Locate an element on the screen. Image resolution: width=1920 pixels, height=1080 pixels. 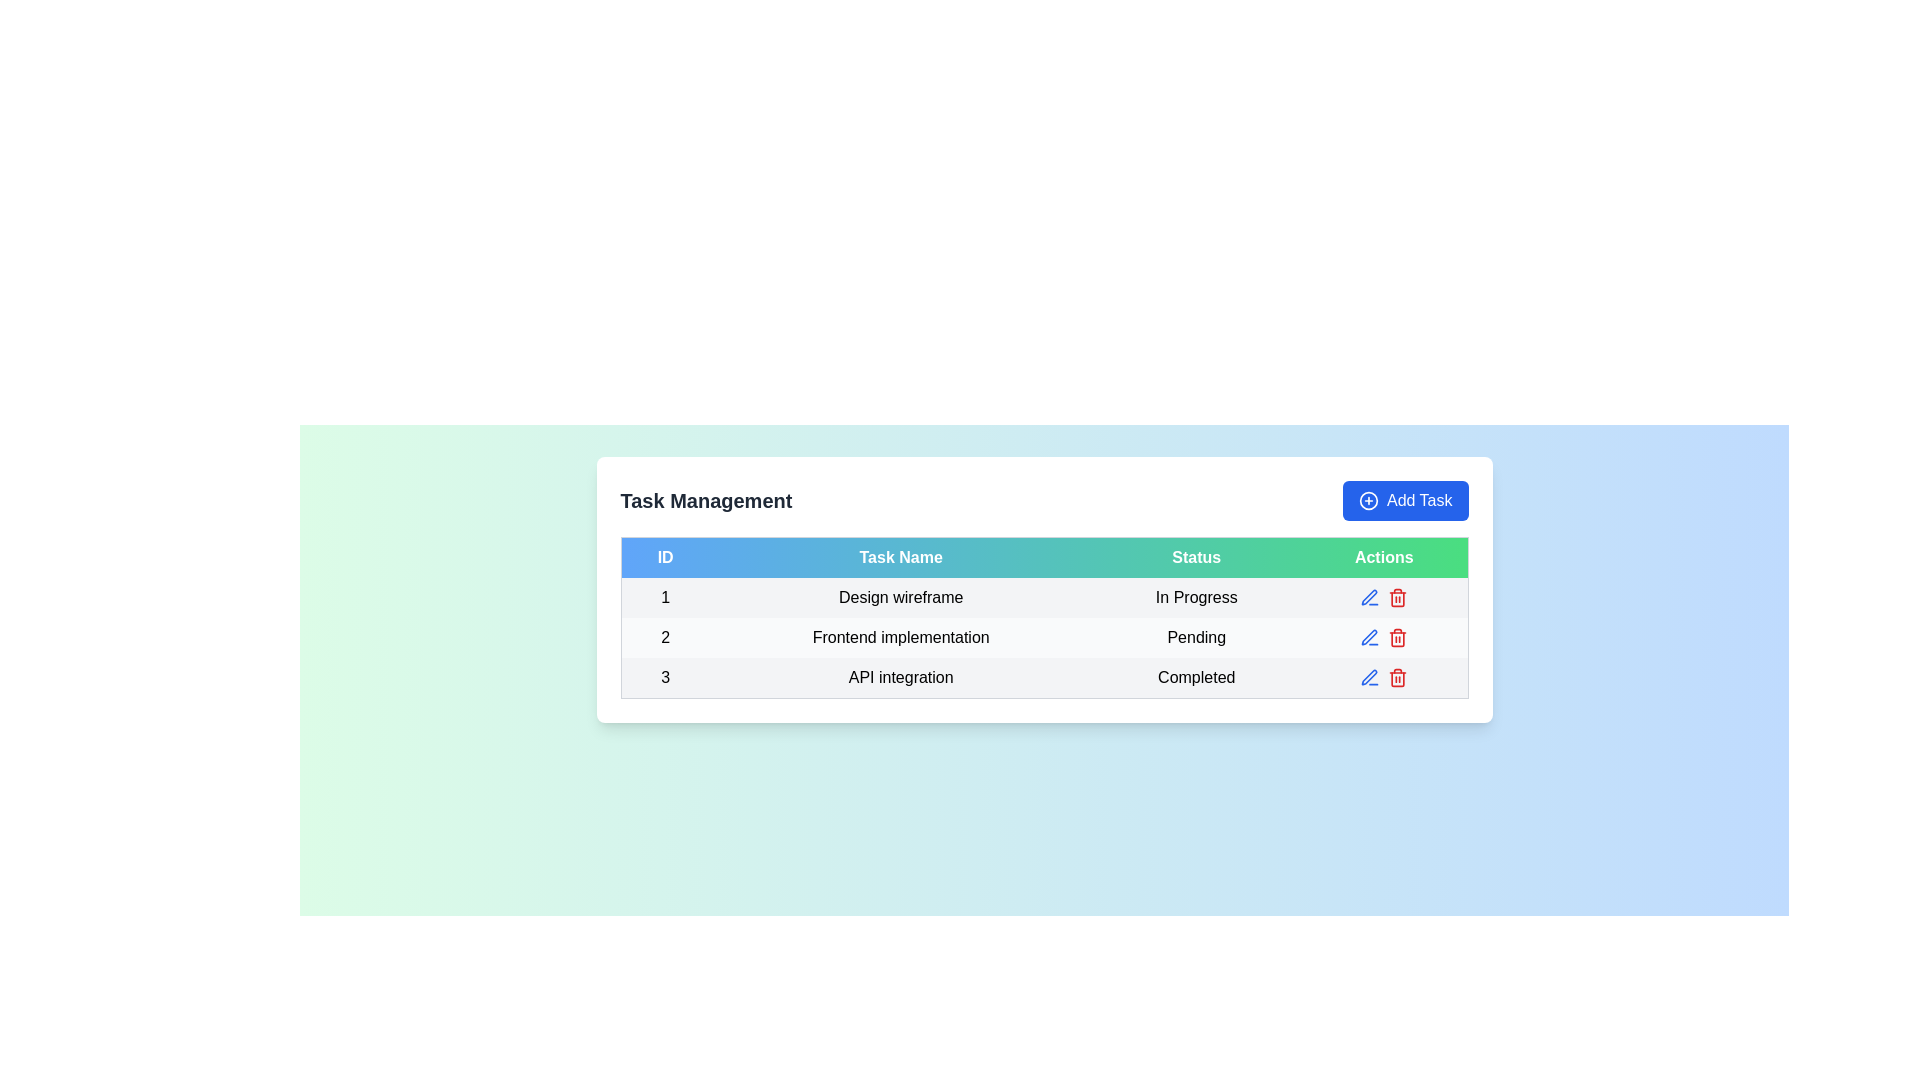
the third column header in the table that describes the status of tasks is located at coordinates (1196, 557).